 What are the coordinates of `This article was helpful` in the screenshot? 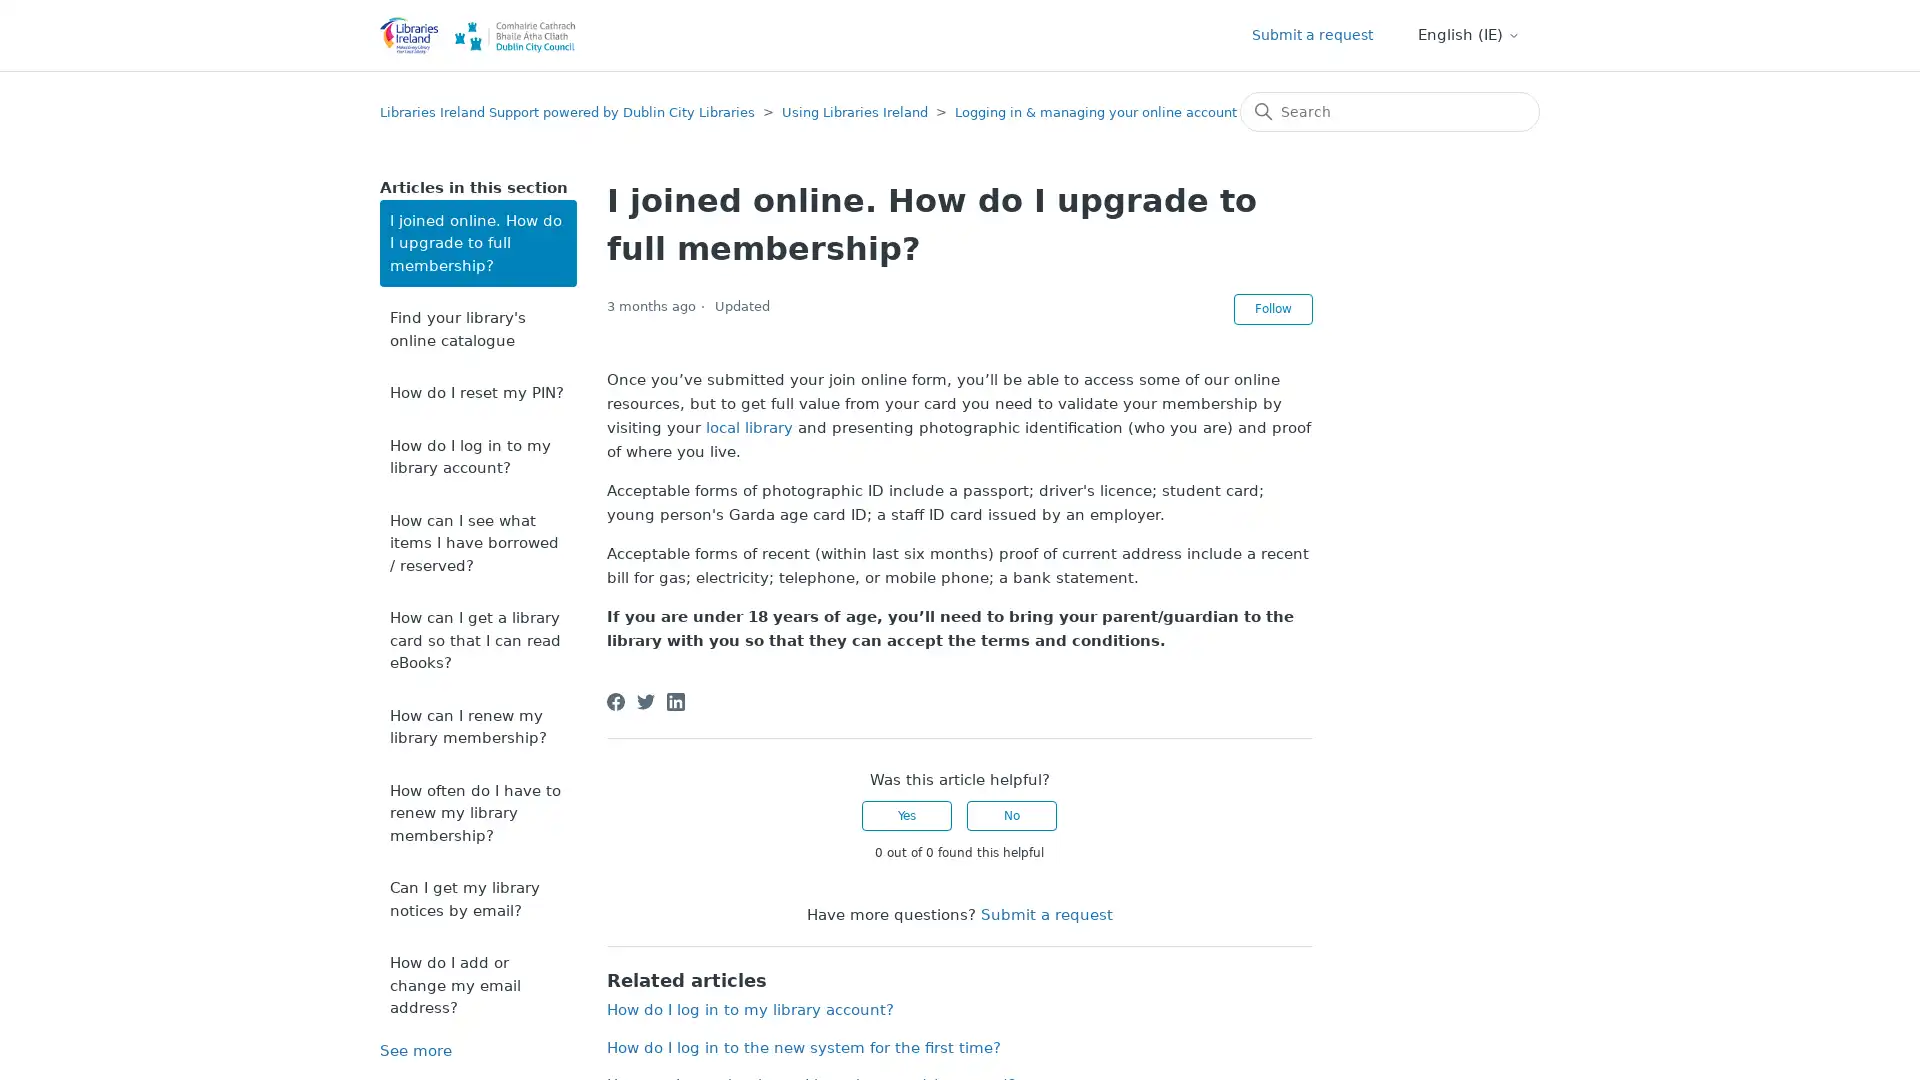 It's located at (906, 816).